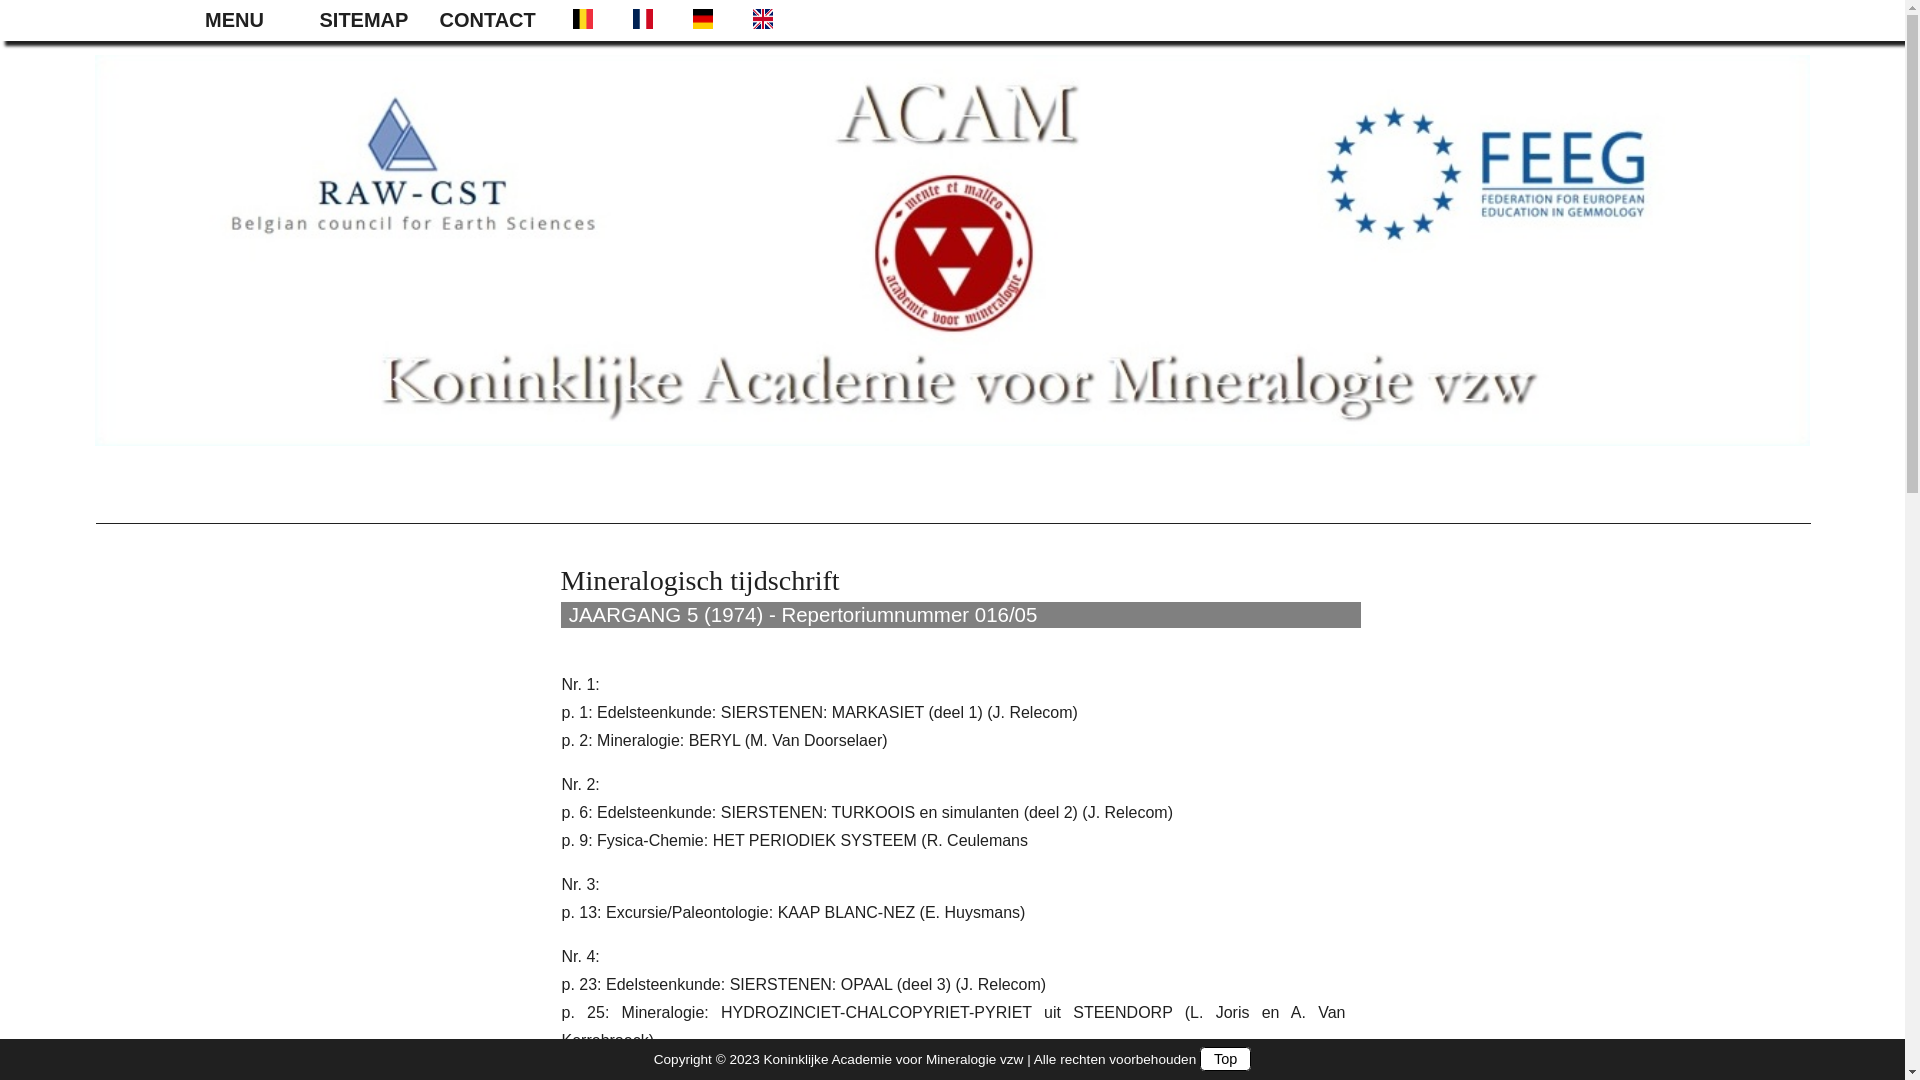  What do you see at coordinates (1200, 1058) in the screenshot?
I see `'Top'` at bounding box center [1200, 1058].